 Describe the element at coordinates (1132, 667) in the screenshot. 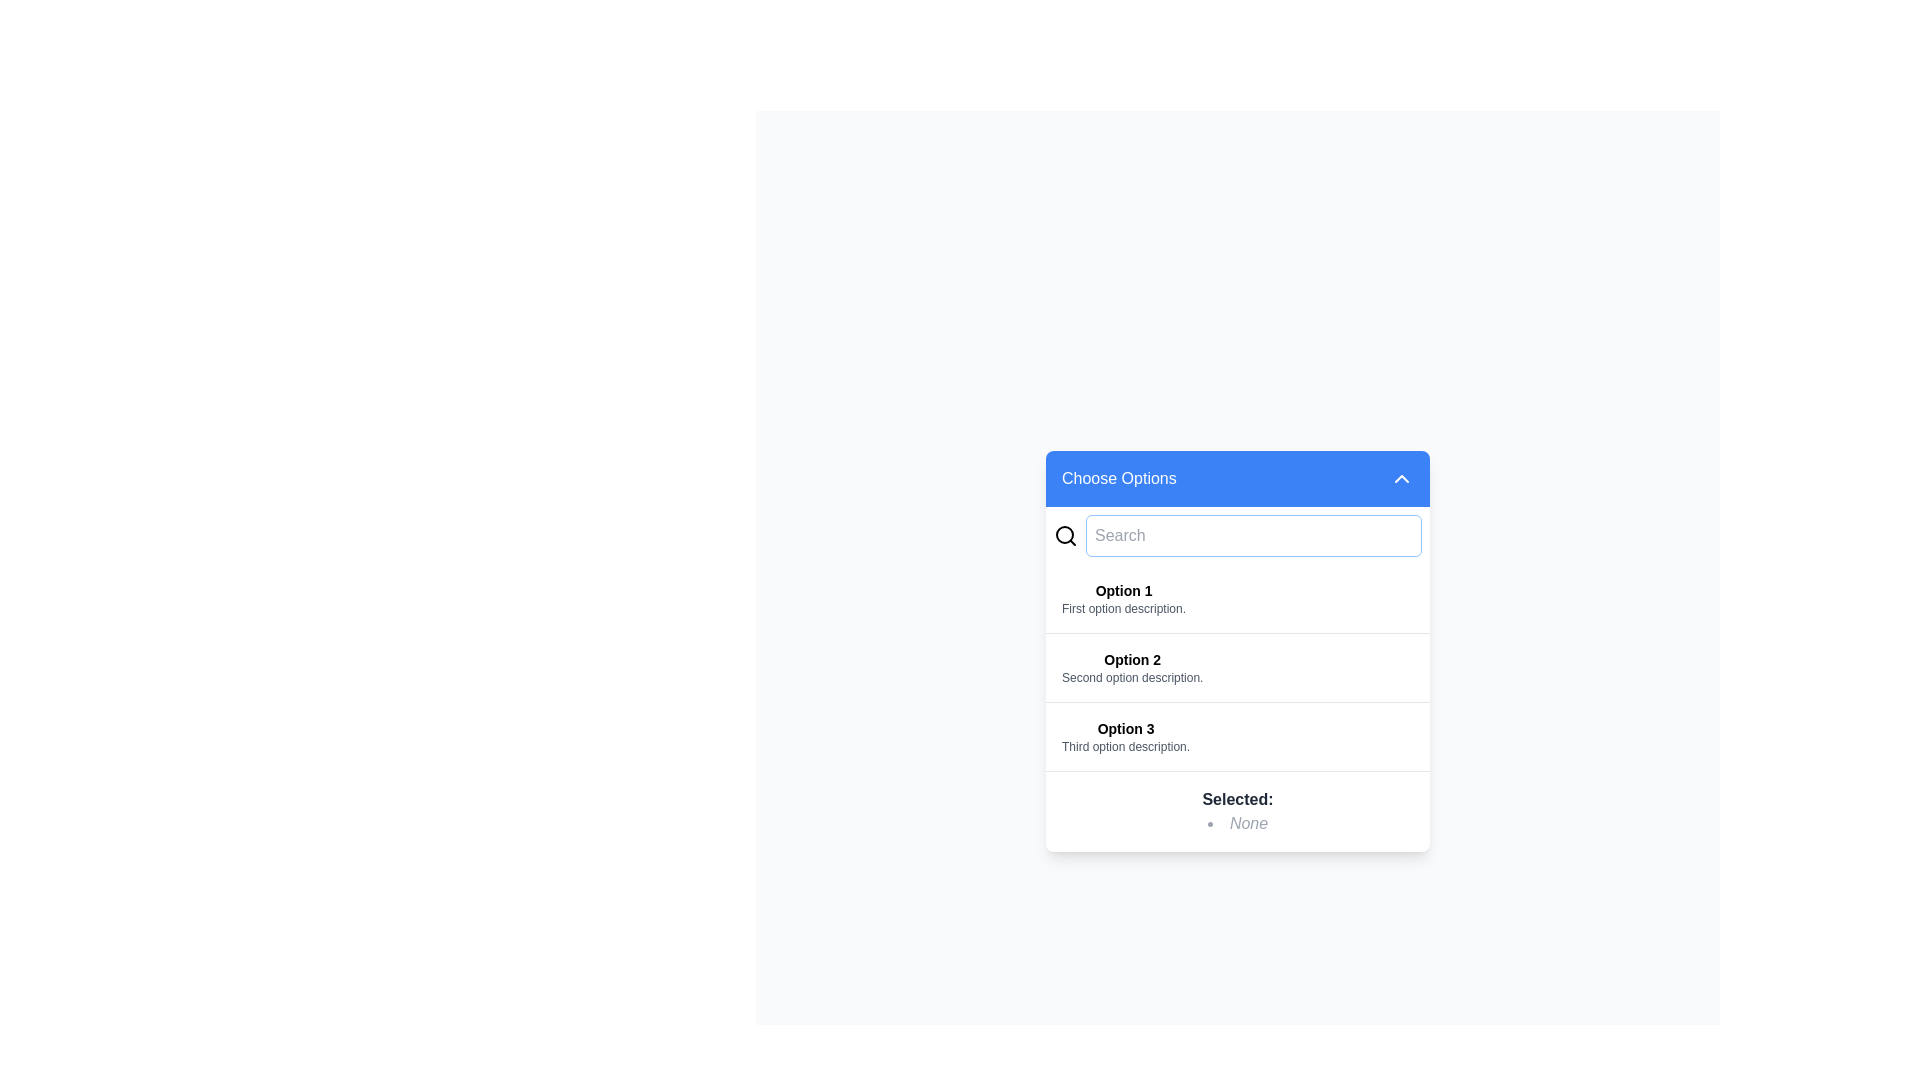

I see `to select the dropdown option labeled 'Option 2' with the description 'Second option description.'` at that location.